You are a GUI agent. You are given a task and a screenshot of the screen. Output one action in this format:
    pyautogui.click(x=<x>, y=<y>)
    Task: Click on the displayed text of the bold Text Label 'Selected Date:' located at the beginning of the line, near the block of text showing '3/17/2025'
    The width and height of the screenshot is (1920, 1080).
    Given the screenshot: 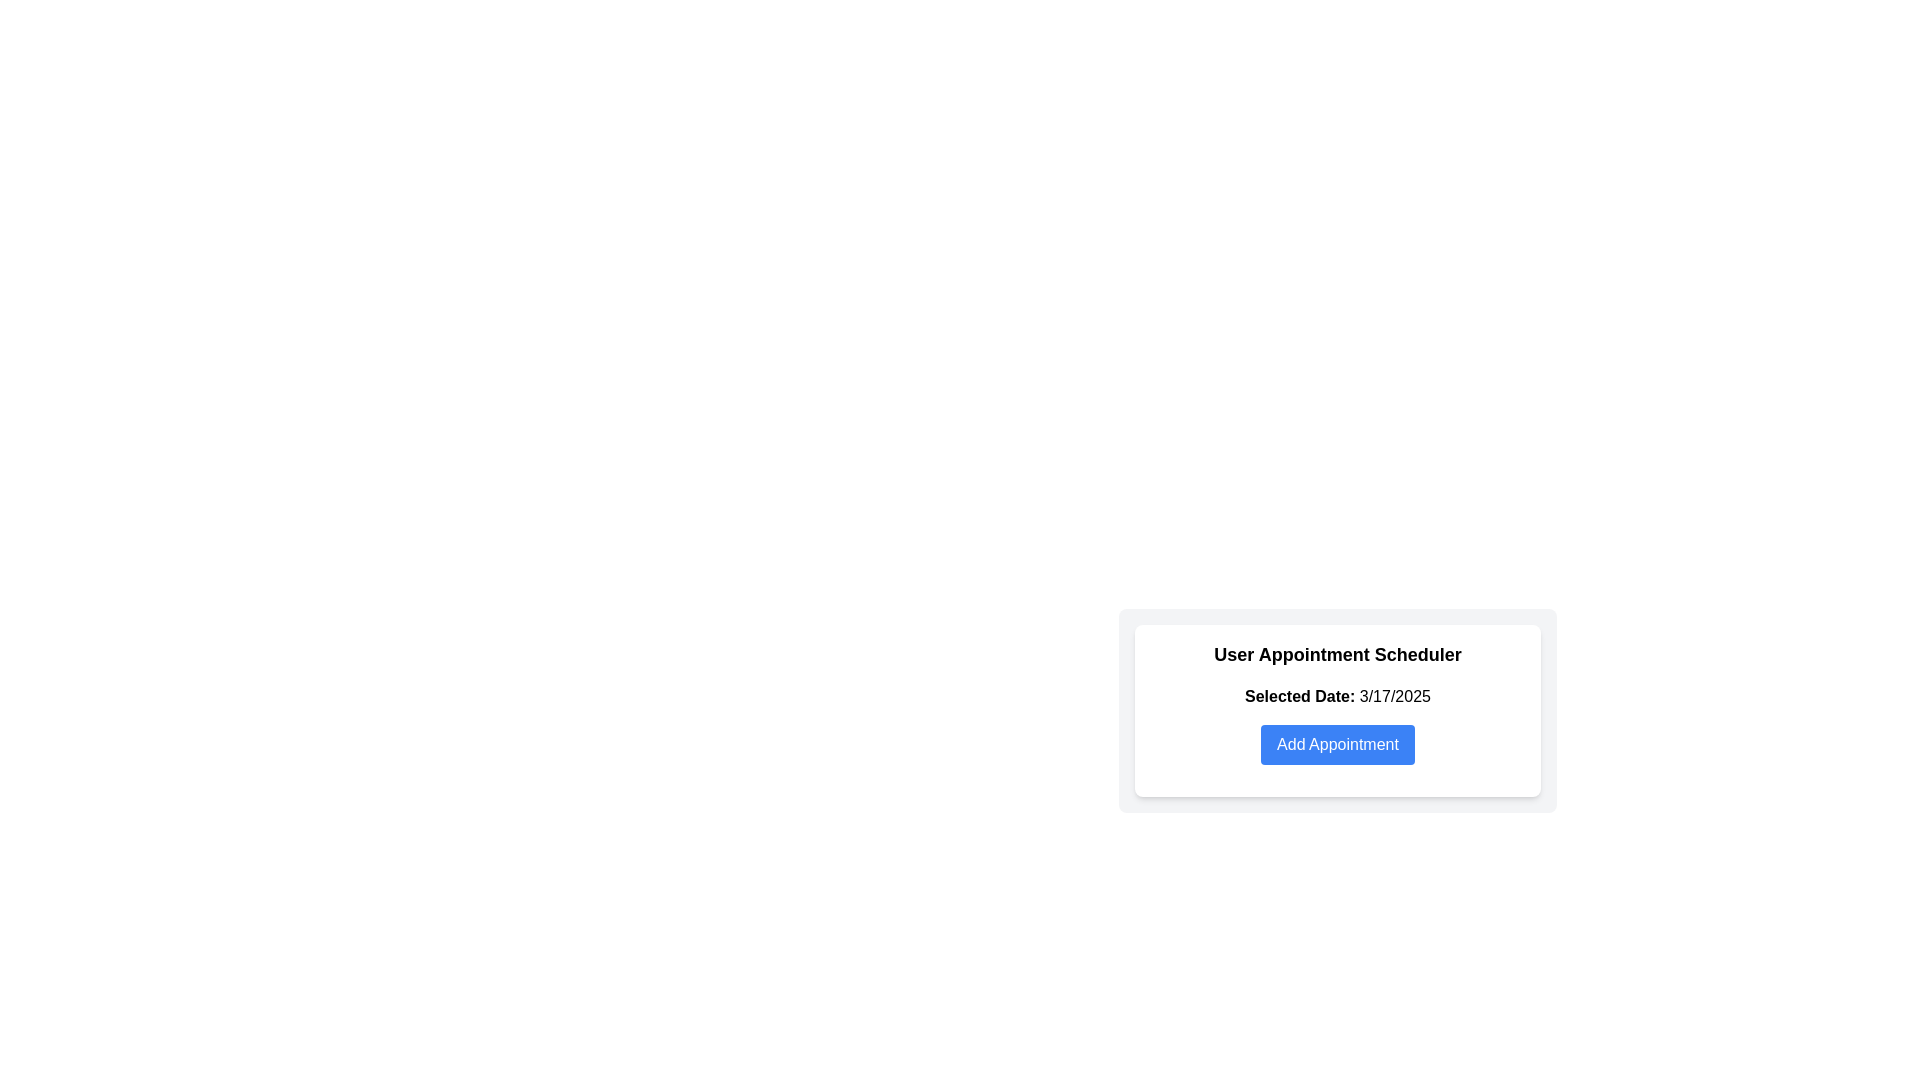 What is the action you would take?
    pyautogui.click(x=1300, y=695)
    